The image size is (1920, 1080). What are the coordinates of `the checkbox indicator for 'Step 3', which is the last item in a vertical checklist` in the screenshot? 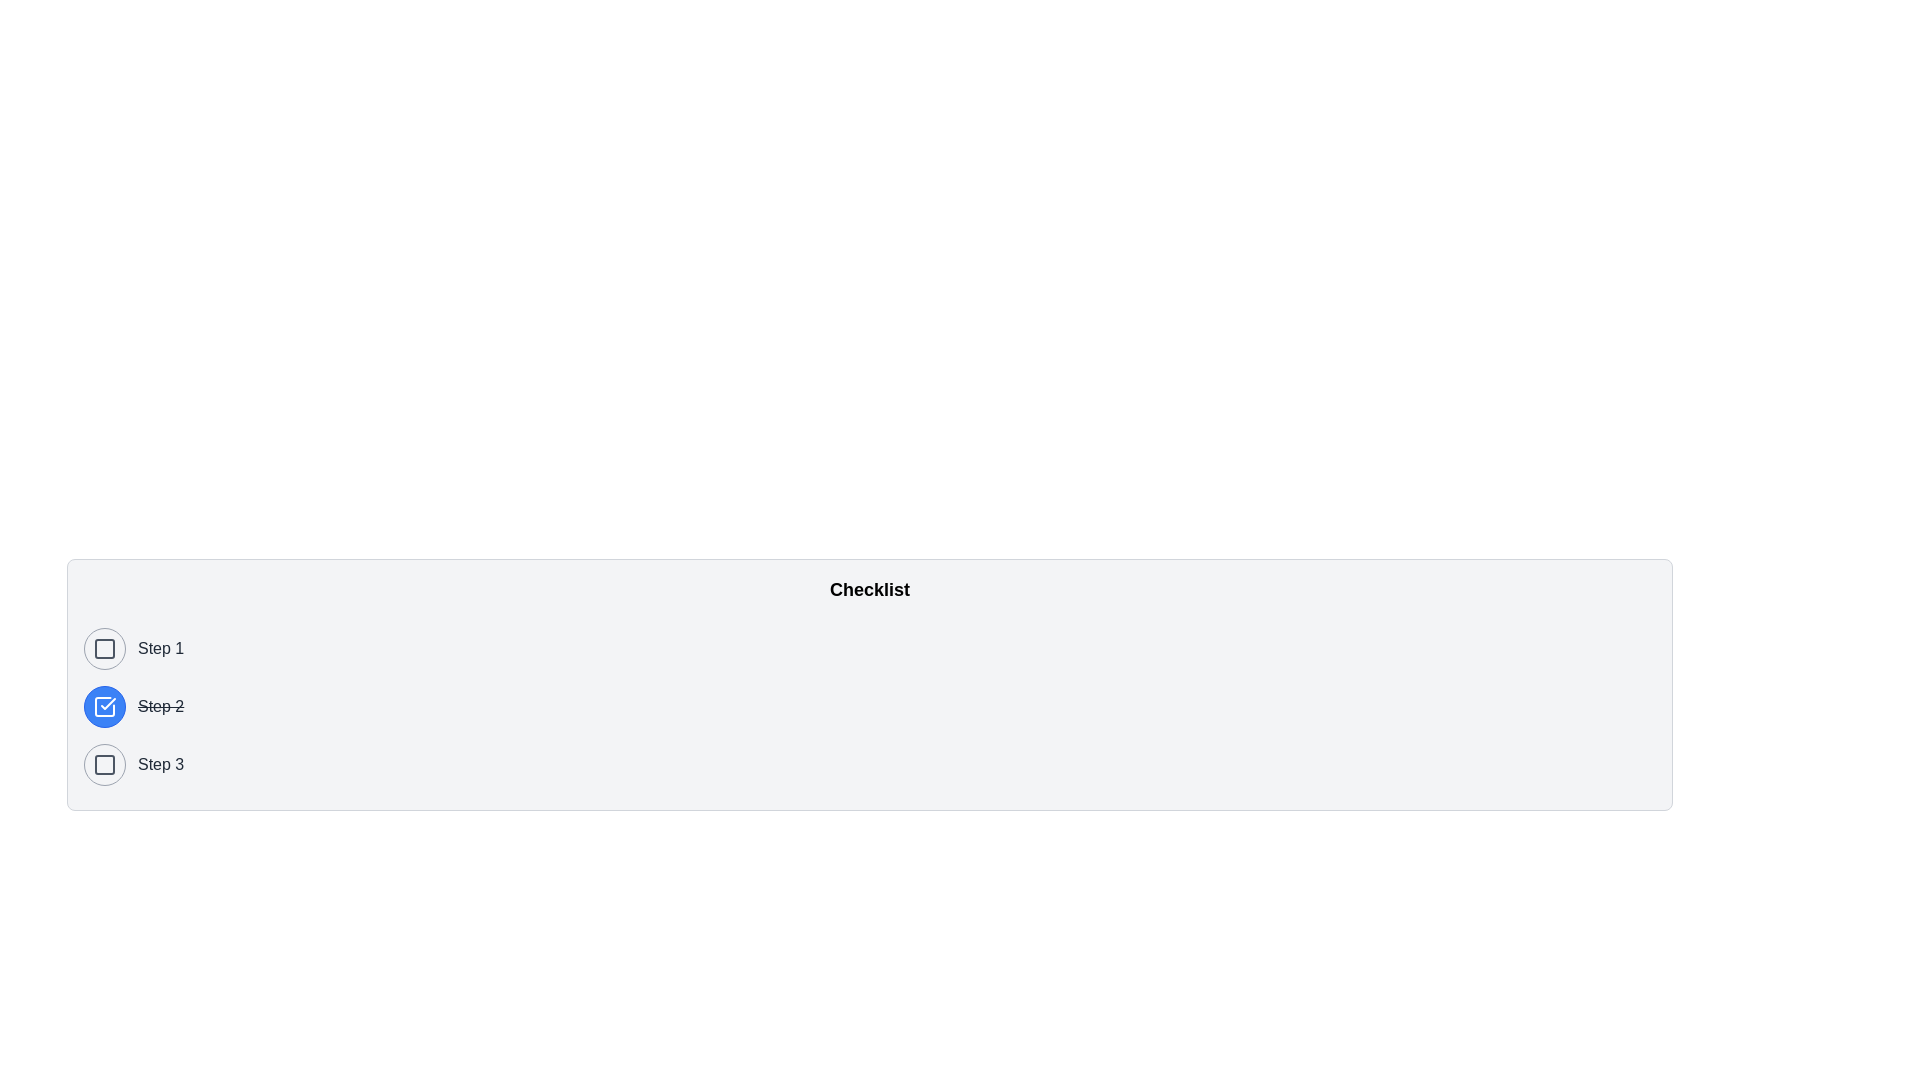 It's located at (104, 764).